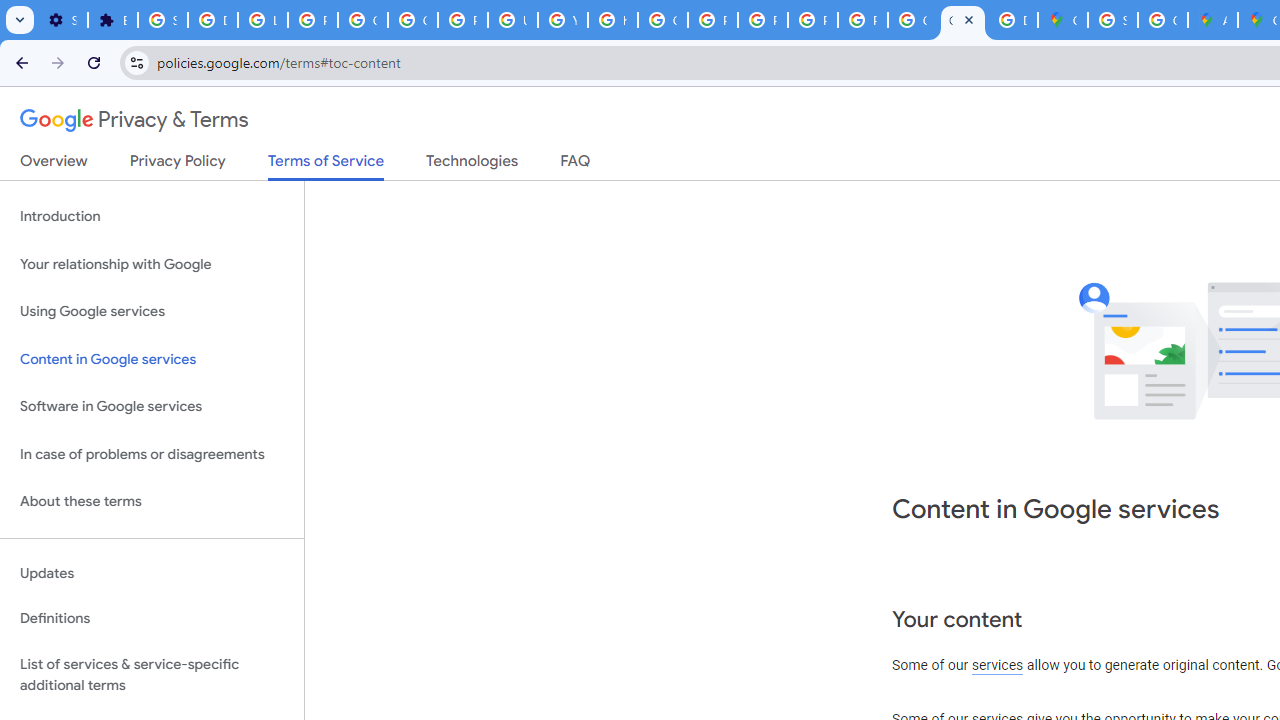 The image size is (1280, 720). Describe the element at coordinates (213, 20) in the screenshot. I see `'Delete photos & videos - Computer - Google Photos Help'` at that location.